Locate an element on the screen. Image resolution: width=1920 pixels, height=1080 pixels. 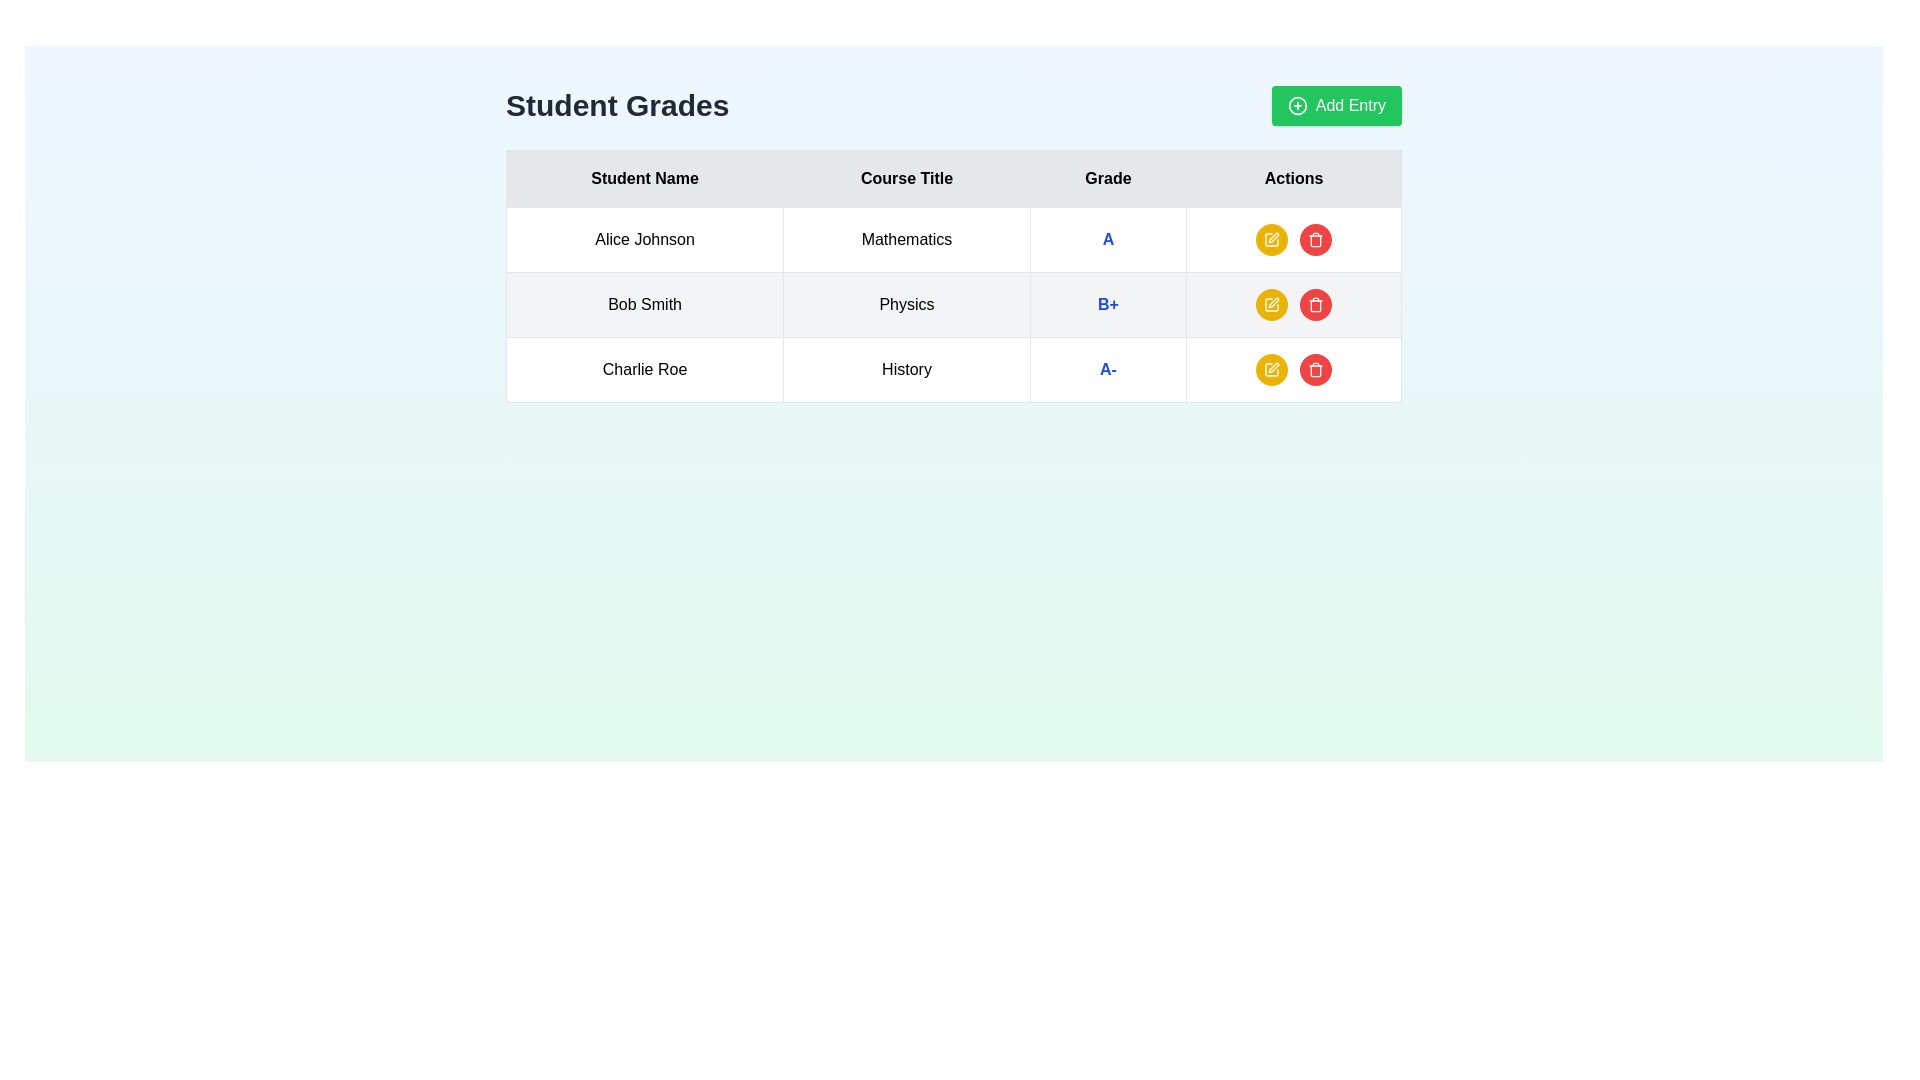
the yellow circular icon representing an editing action for the 'Physics' row under the 'Actions' column in the table is located at coordinates (1271, 304).